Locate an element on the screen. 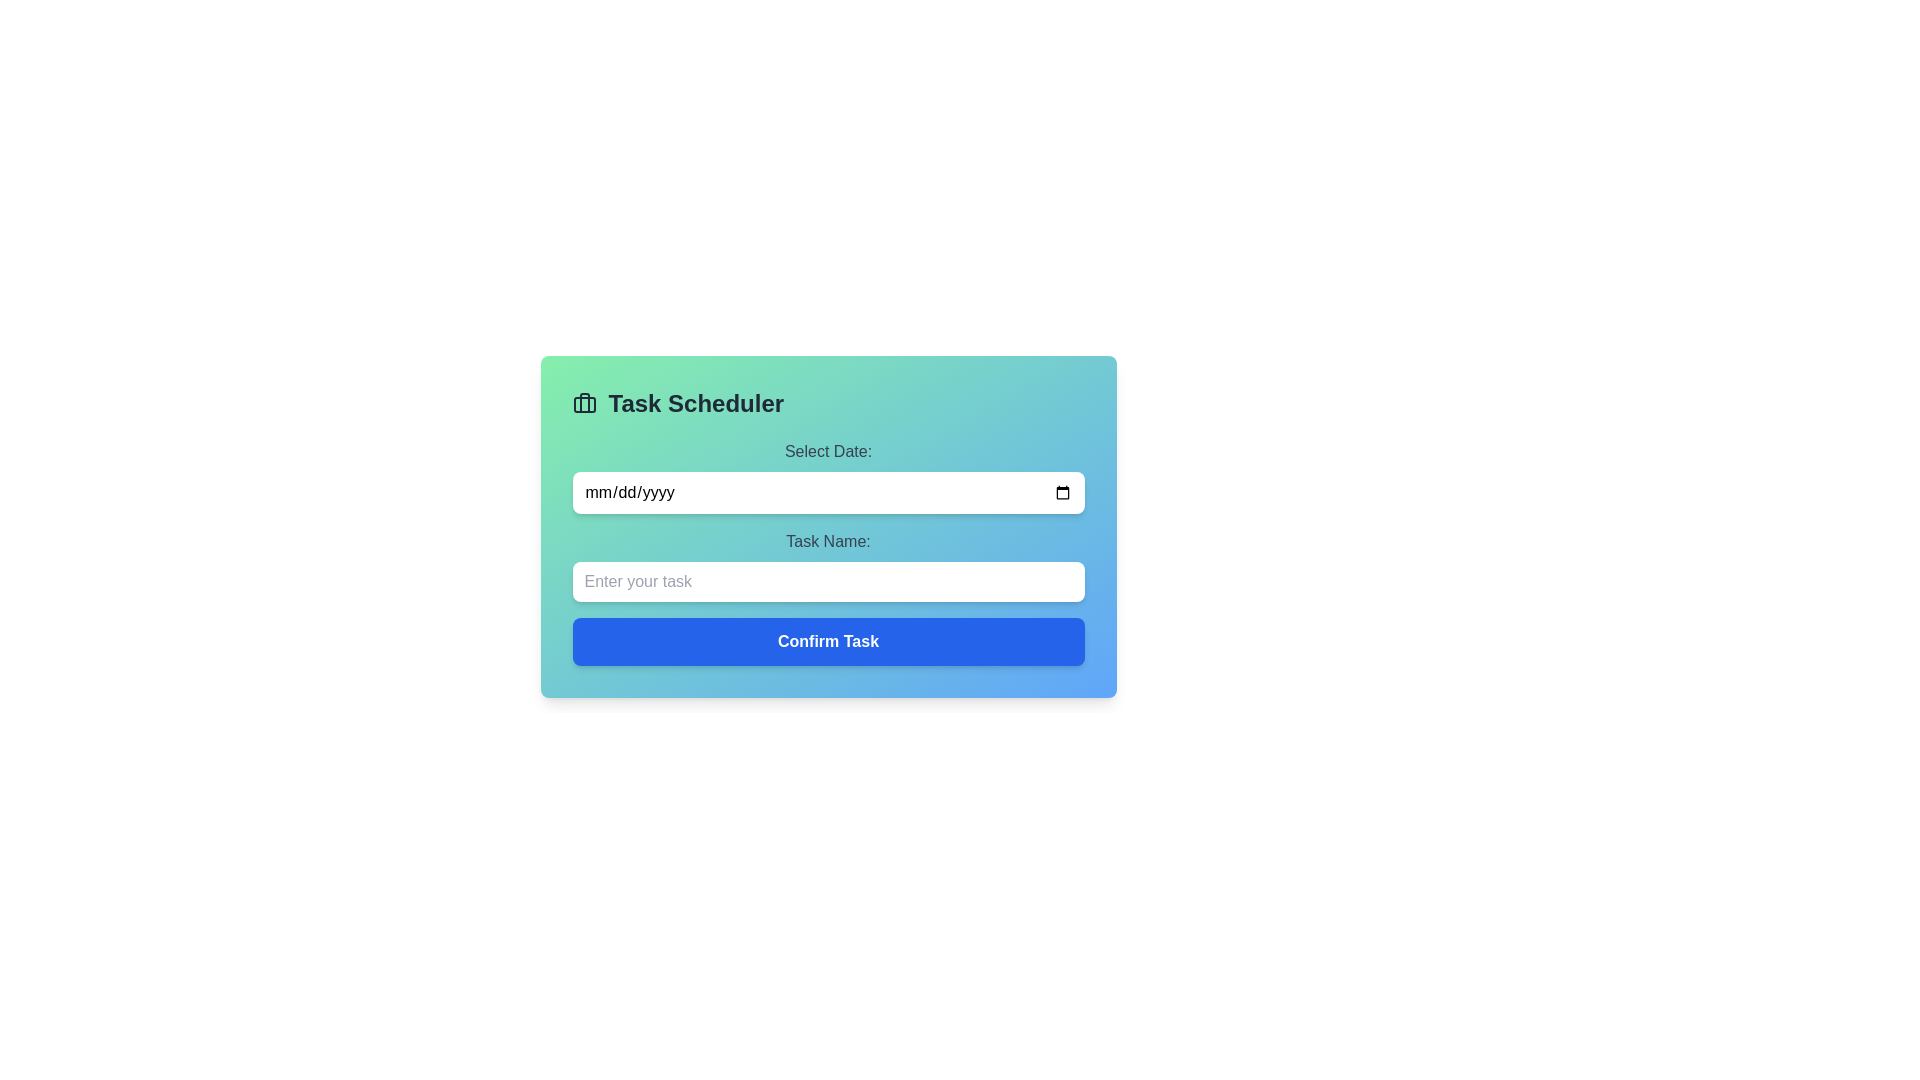 The image size is (1920, 1080). a date from the calendar by clicking on the Date Input Field labeled 'Select Date:' which has a placeholder in the format 'mm/dd/yyyy' is located at coordinates (828, 477).